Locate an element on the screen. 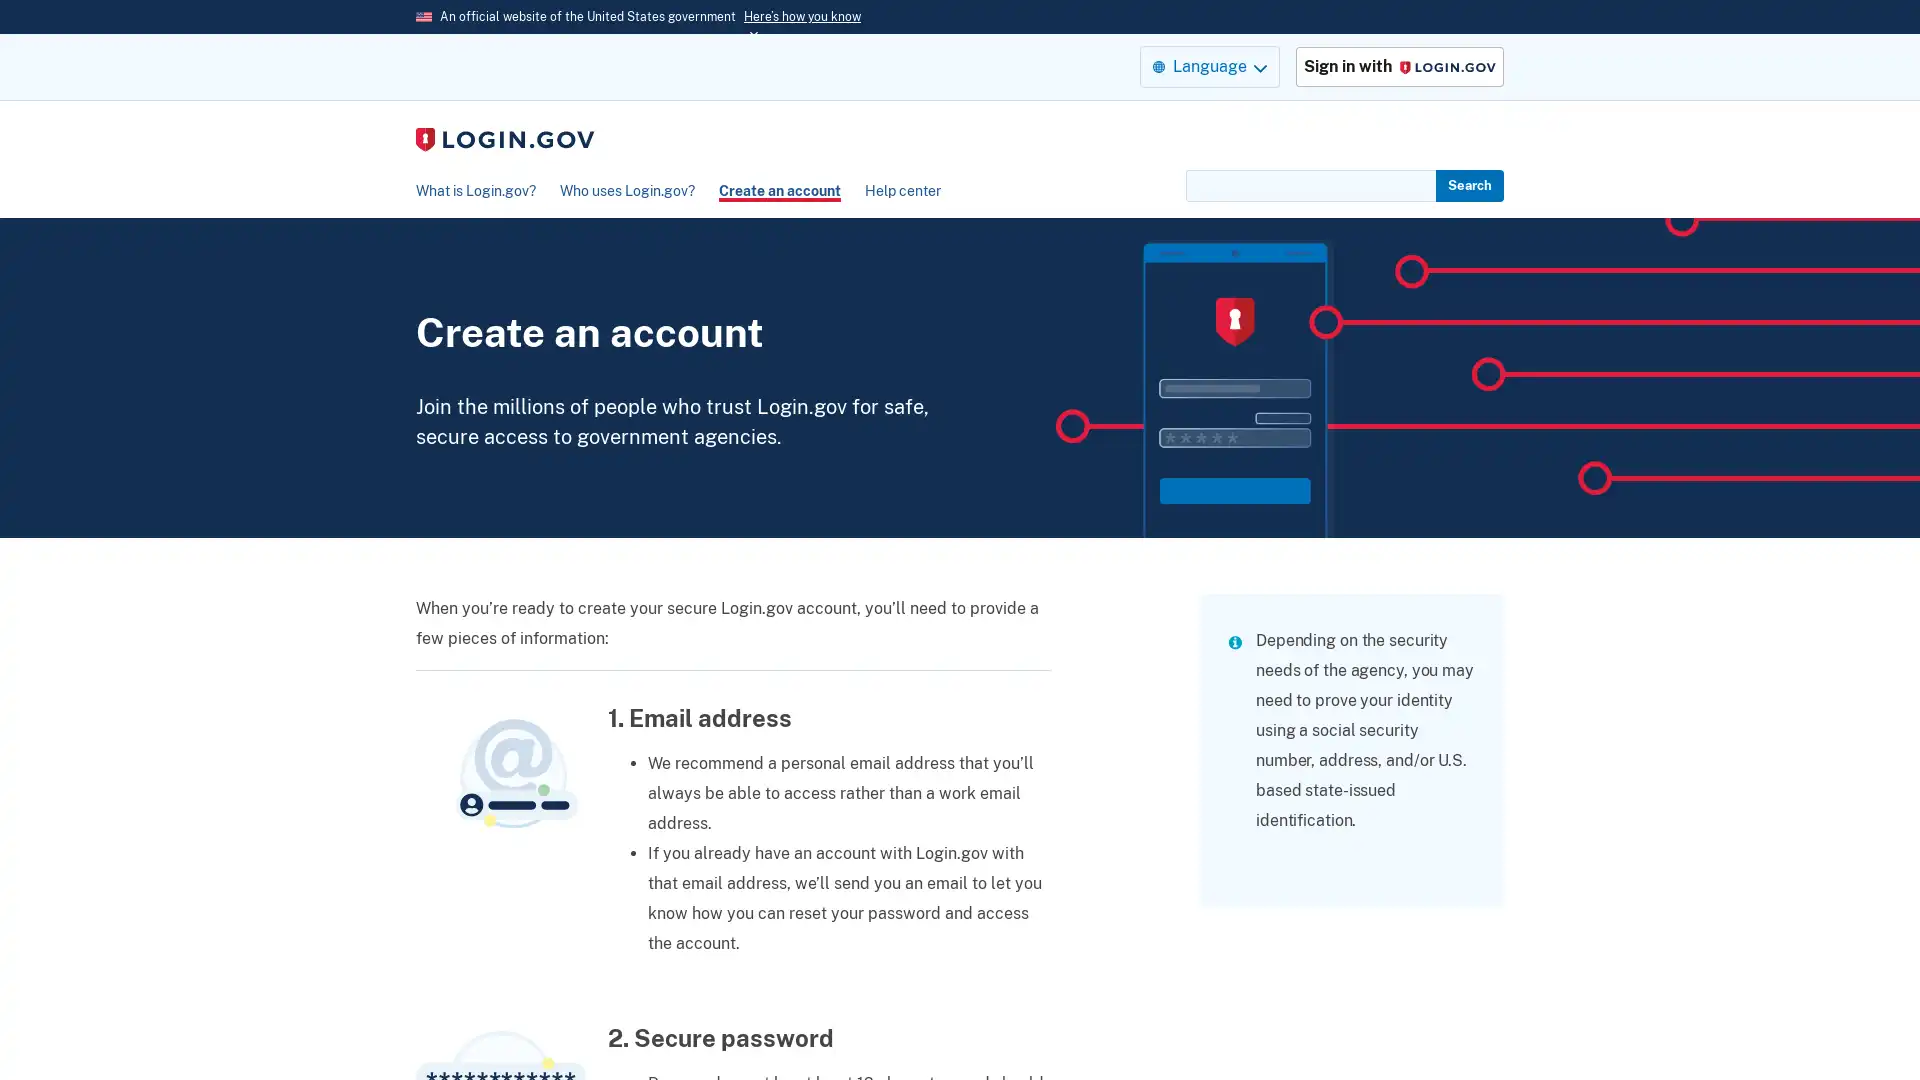  Search is located at coordinates (1469, 185).